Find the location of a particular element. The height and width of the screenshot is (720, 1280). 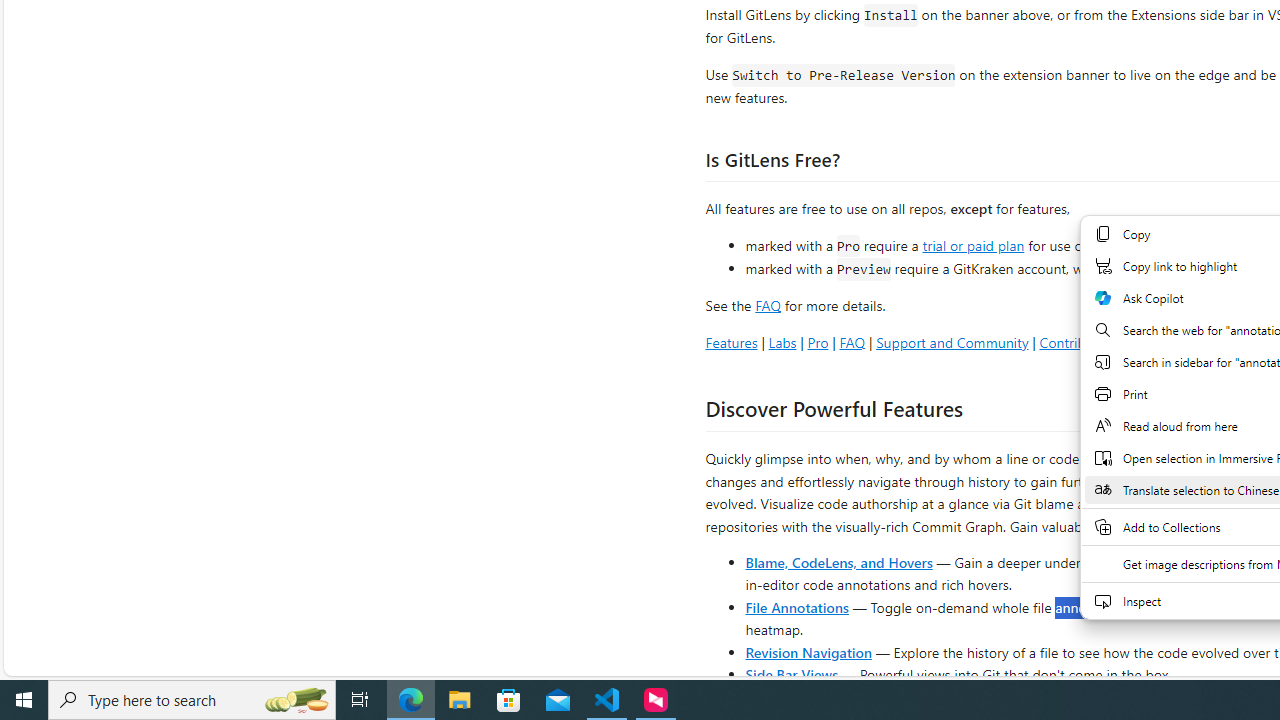

'trial or paid plan' is located at coordinates (973, 243).